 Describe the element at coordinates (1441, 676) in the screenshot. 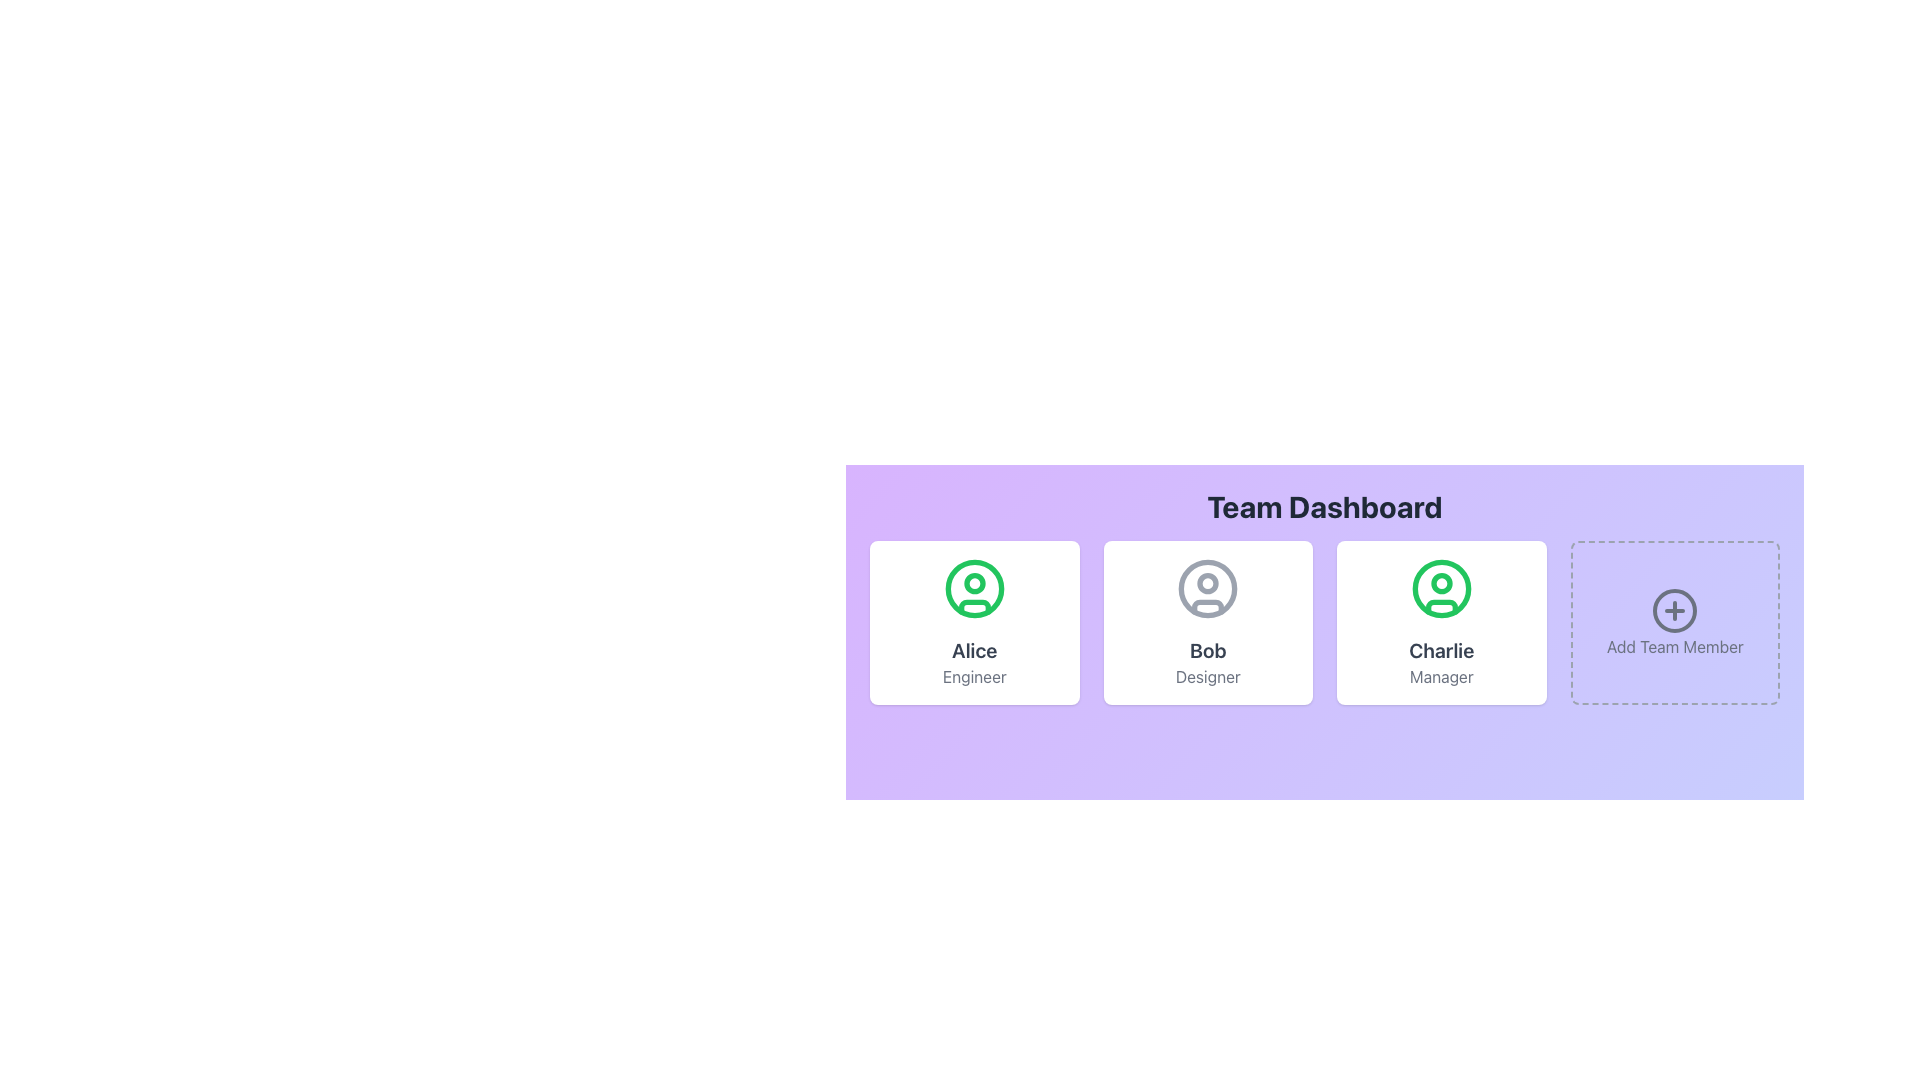

I see `the text label displaying 'Manager,' which is located beneath the name 'Charlie' in the user dashboard, to use the text for reference` at that location.